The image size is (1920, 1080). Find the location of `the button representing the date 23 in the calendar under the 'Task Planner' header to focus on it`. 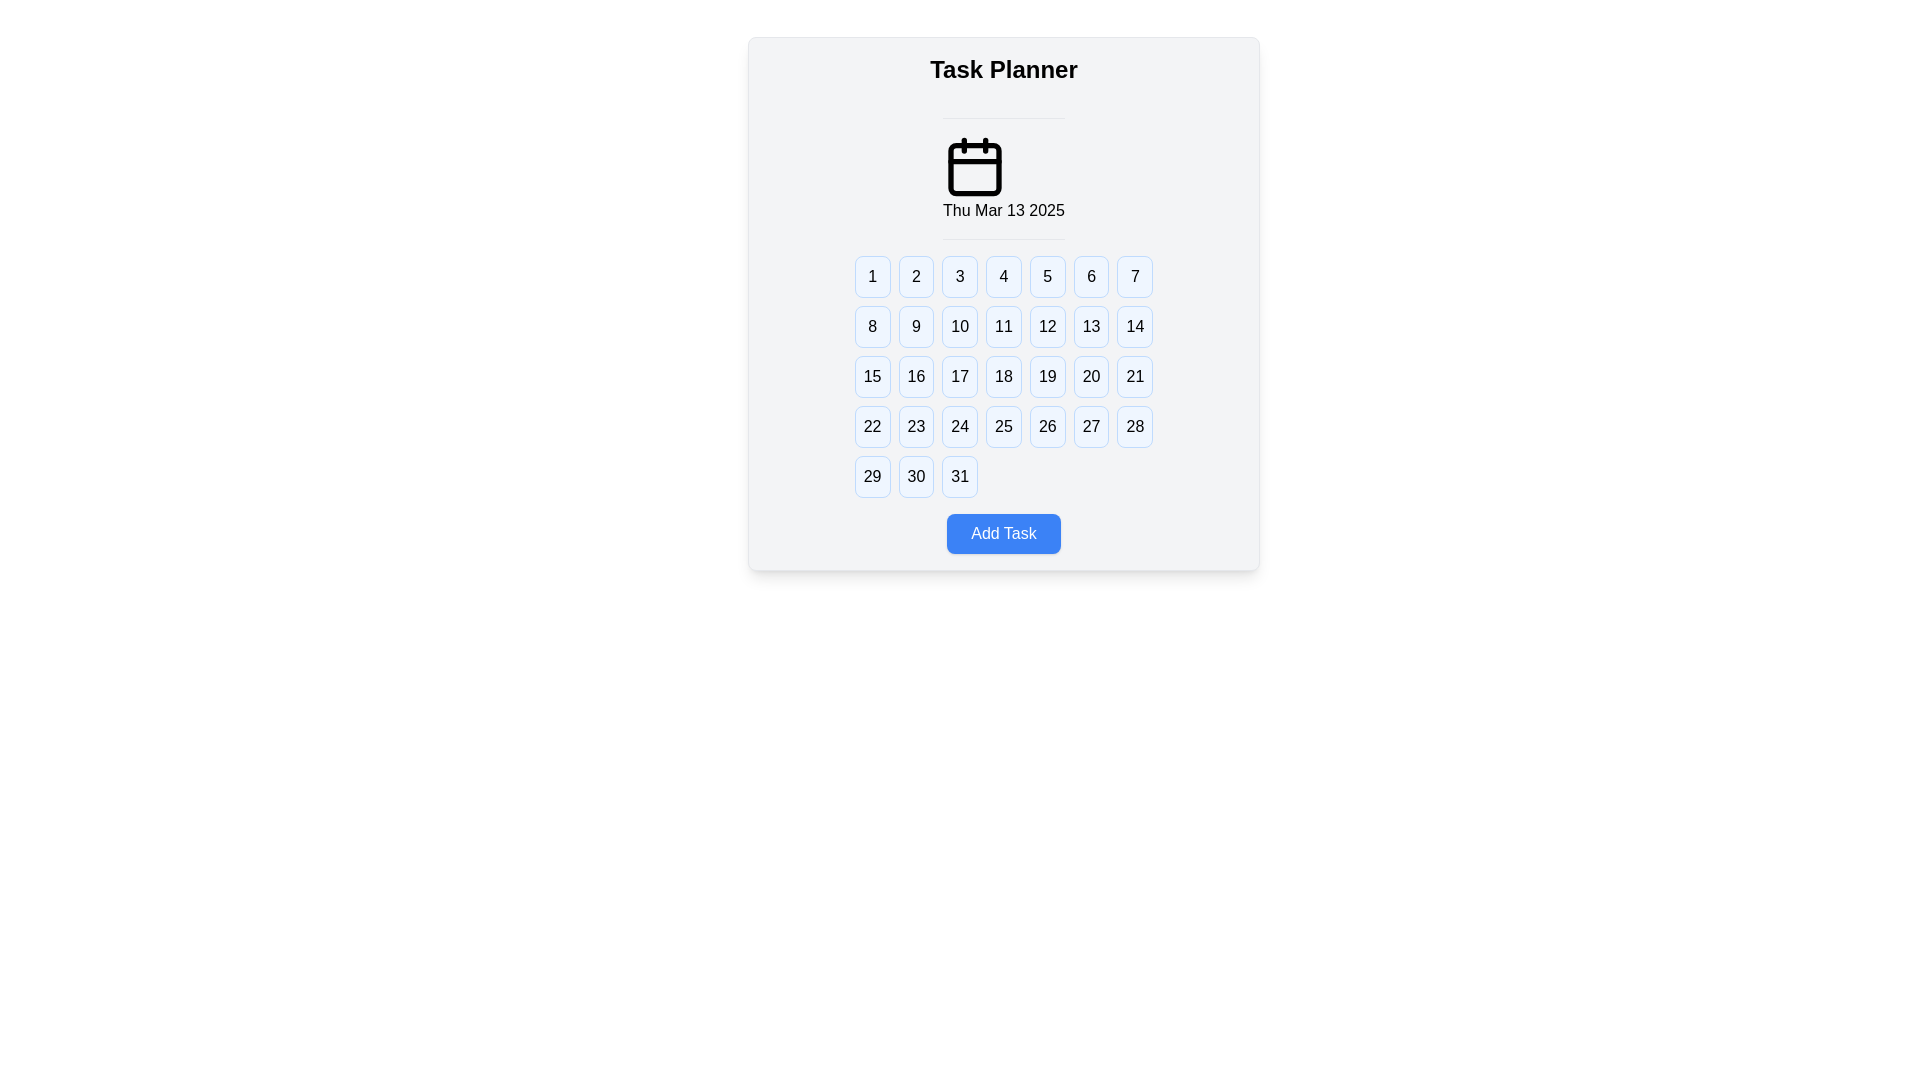

the button representing the date 23 in the calendar under the 'Task Planner' header to focus on it is located at coordinates (915, 426).